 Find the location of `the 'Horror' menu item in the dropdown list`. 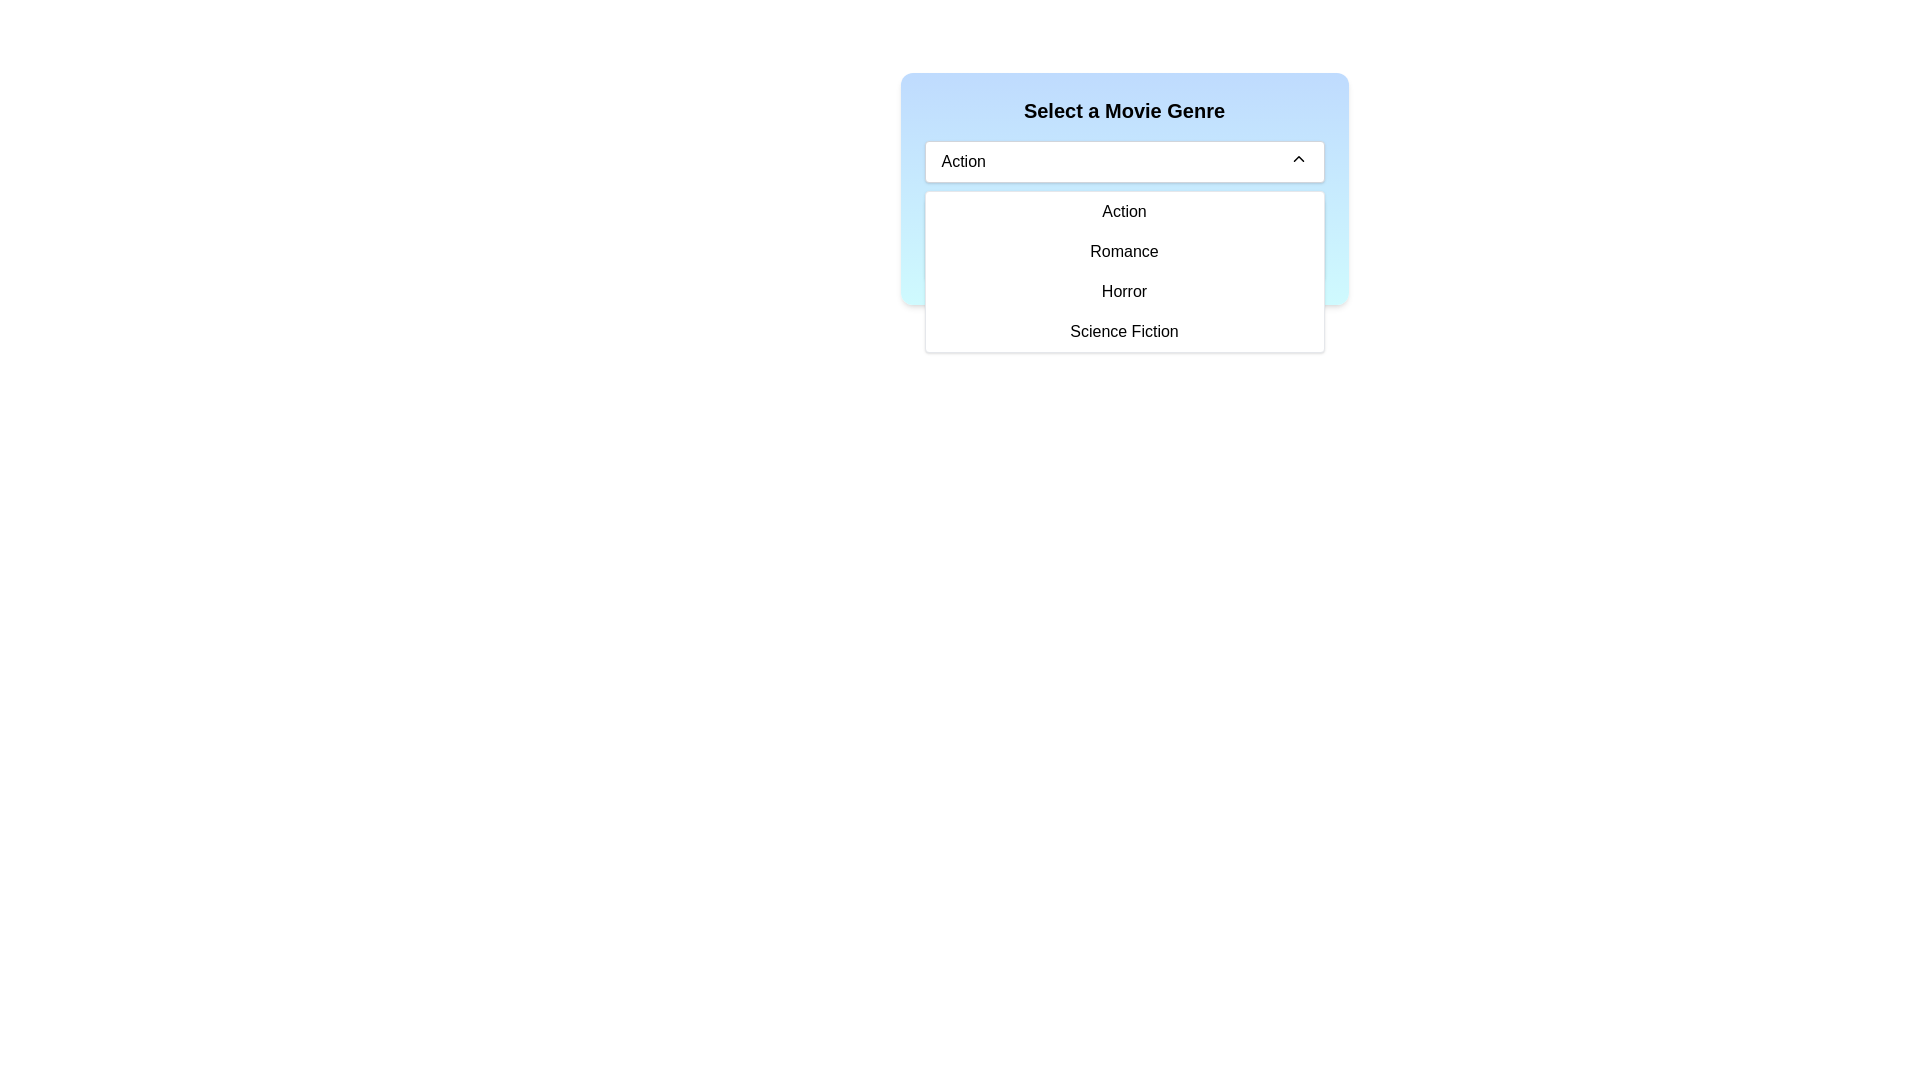

the 'Horror' menu item in the dropdown list is located at coordinates (1124, 292).